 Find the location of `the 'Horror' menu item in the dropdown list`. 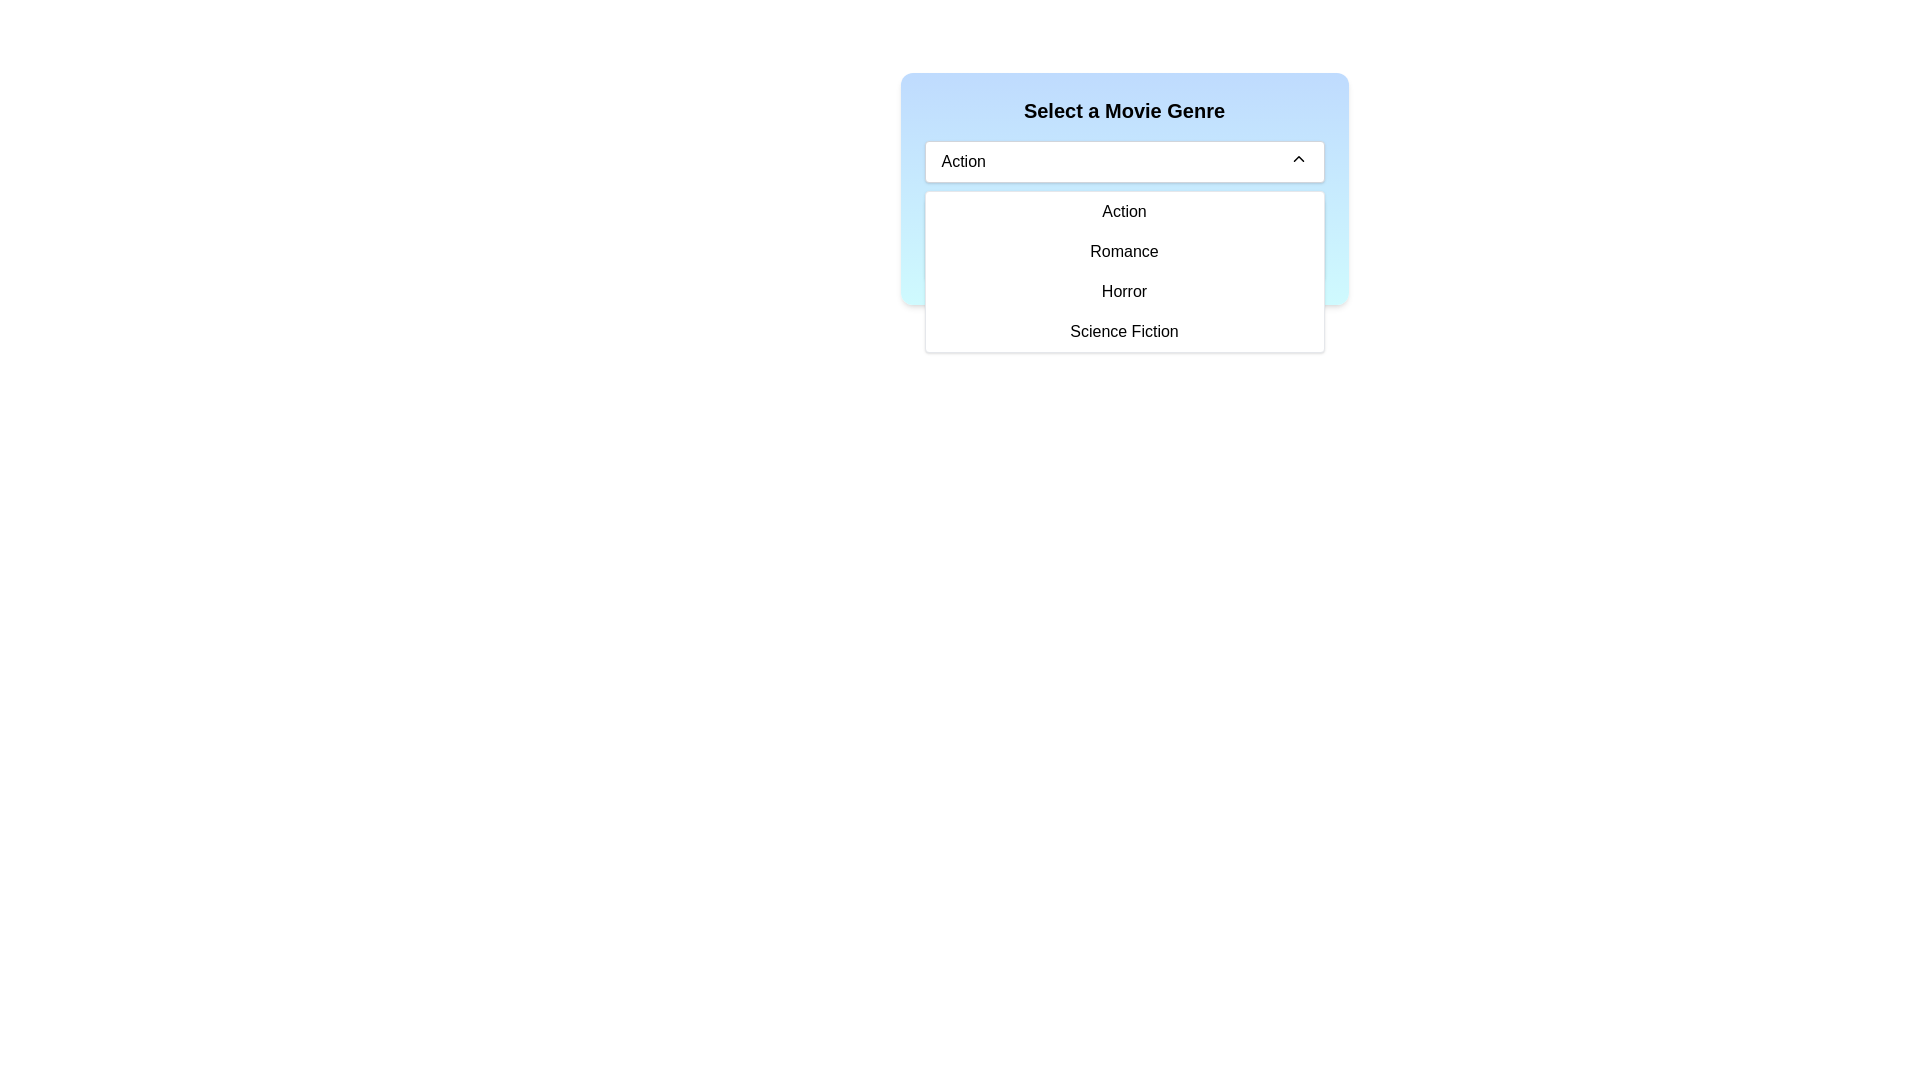

the 'Horror' menu item in the dropdown list is located at coordinates (1124, 292).